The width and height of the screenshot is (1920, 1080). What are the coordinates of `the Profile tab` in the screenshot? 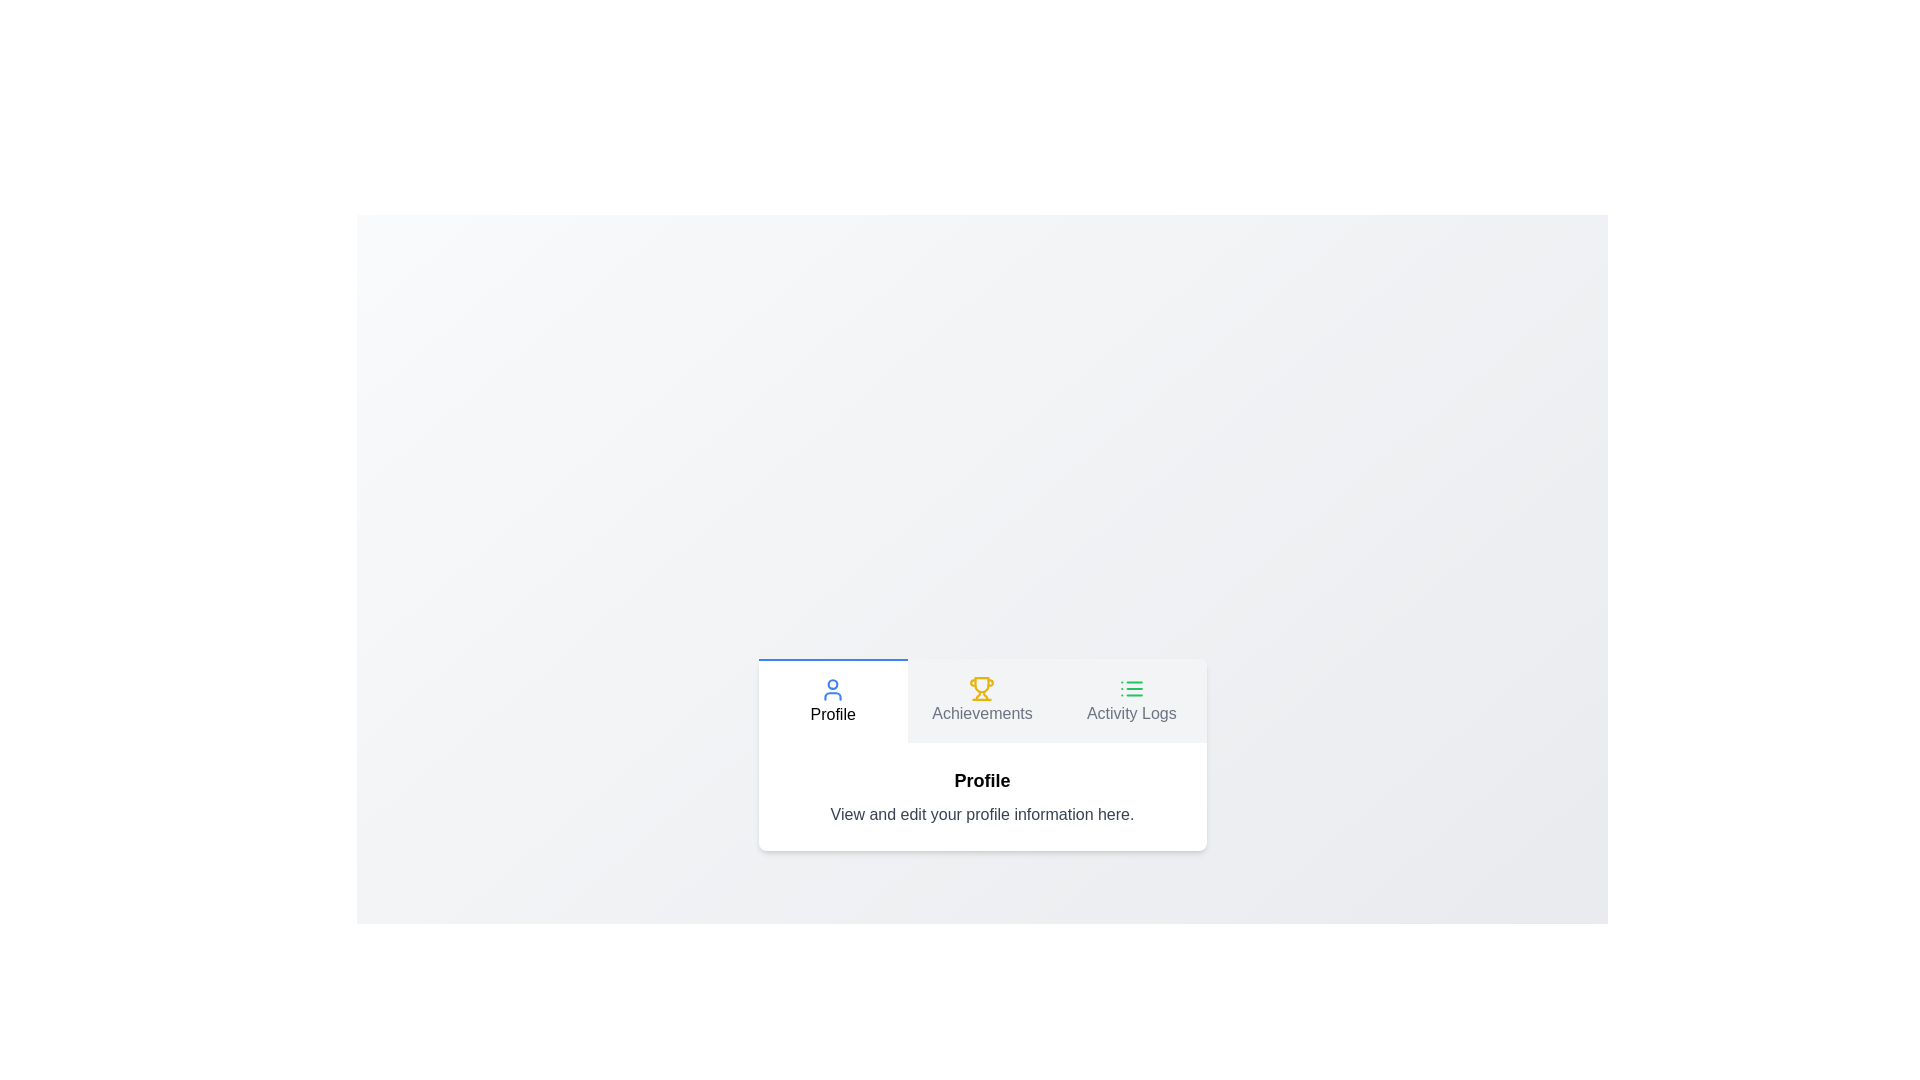 It's located at (833, 700).